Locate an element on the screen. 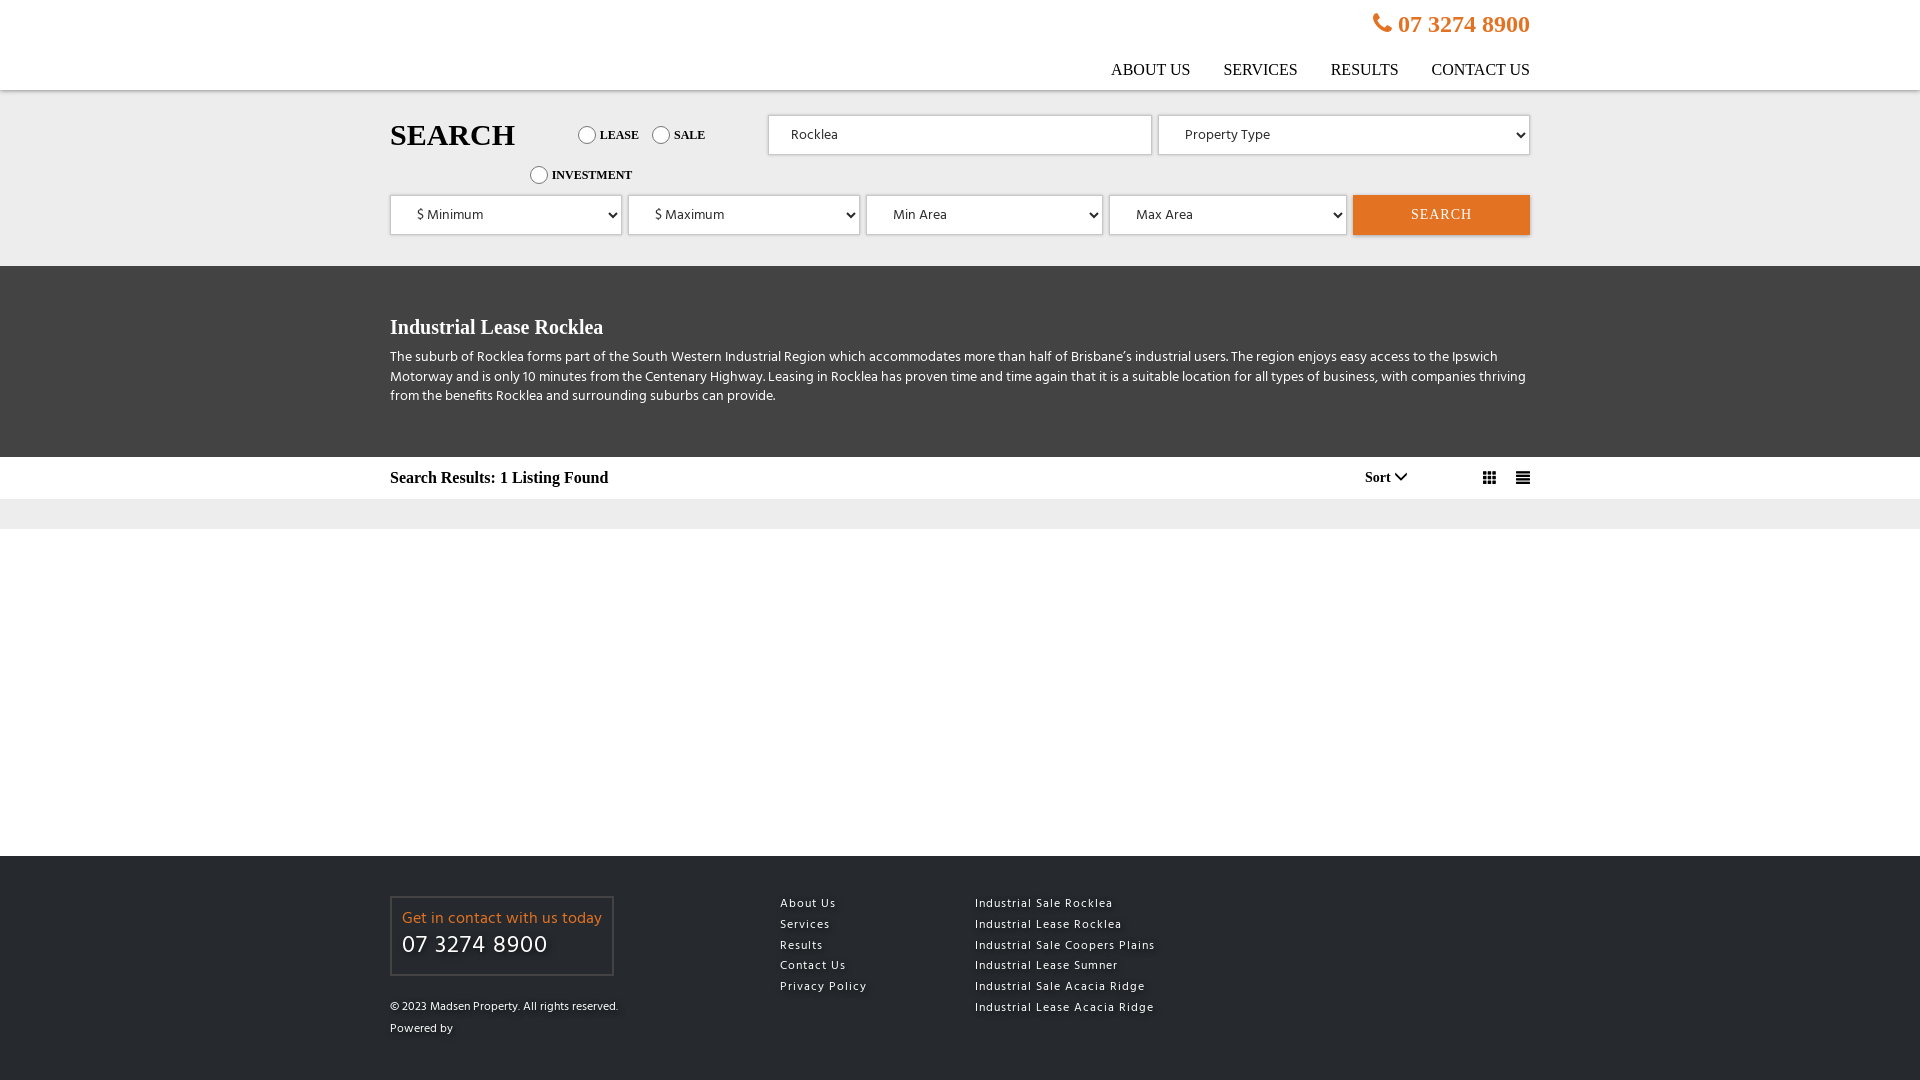  'Industrial Sale Coopers Plains' is located at coordinates (974, 945).